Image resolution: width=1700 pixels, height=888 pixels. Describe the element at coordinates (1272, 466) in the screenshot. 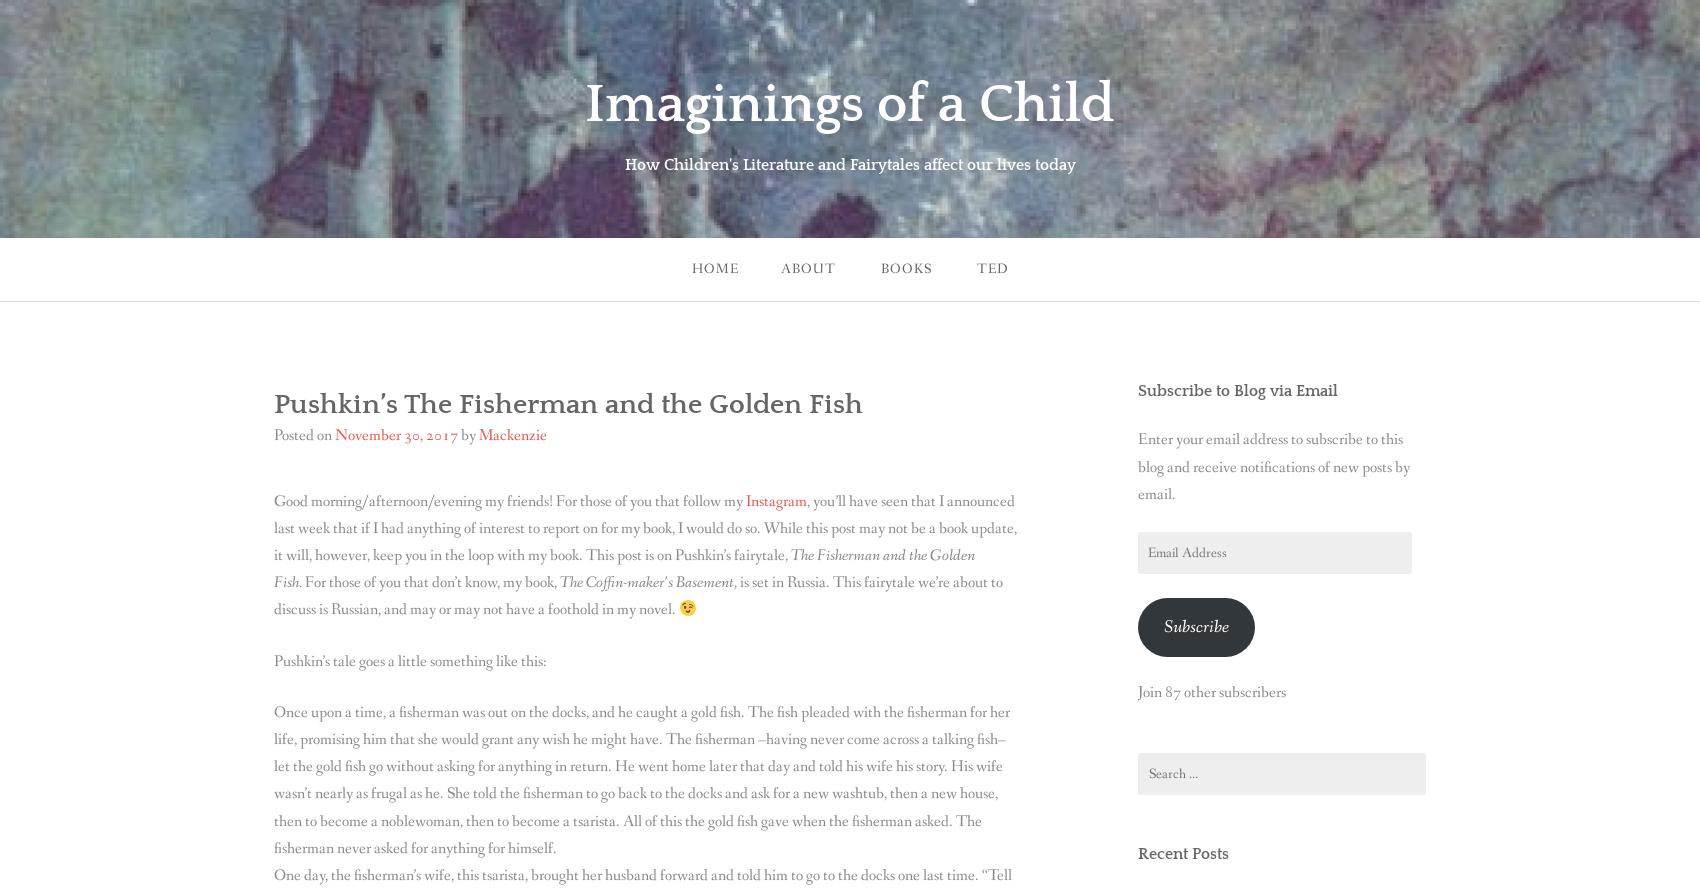

I see `'Enter your email address to subscribe to this blog and receive notifications of new posts by email.'` at that location.